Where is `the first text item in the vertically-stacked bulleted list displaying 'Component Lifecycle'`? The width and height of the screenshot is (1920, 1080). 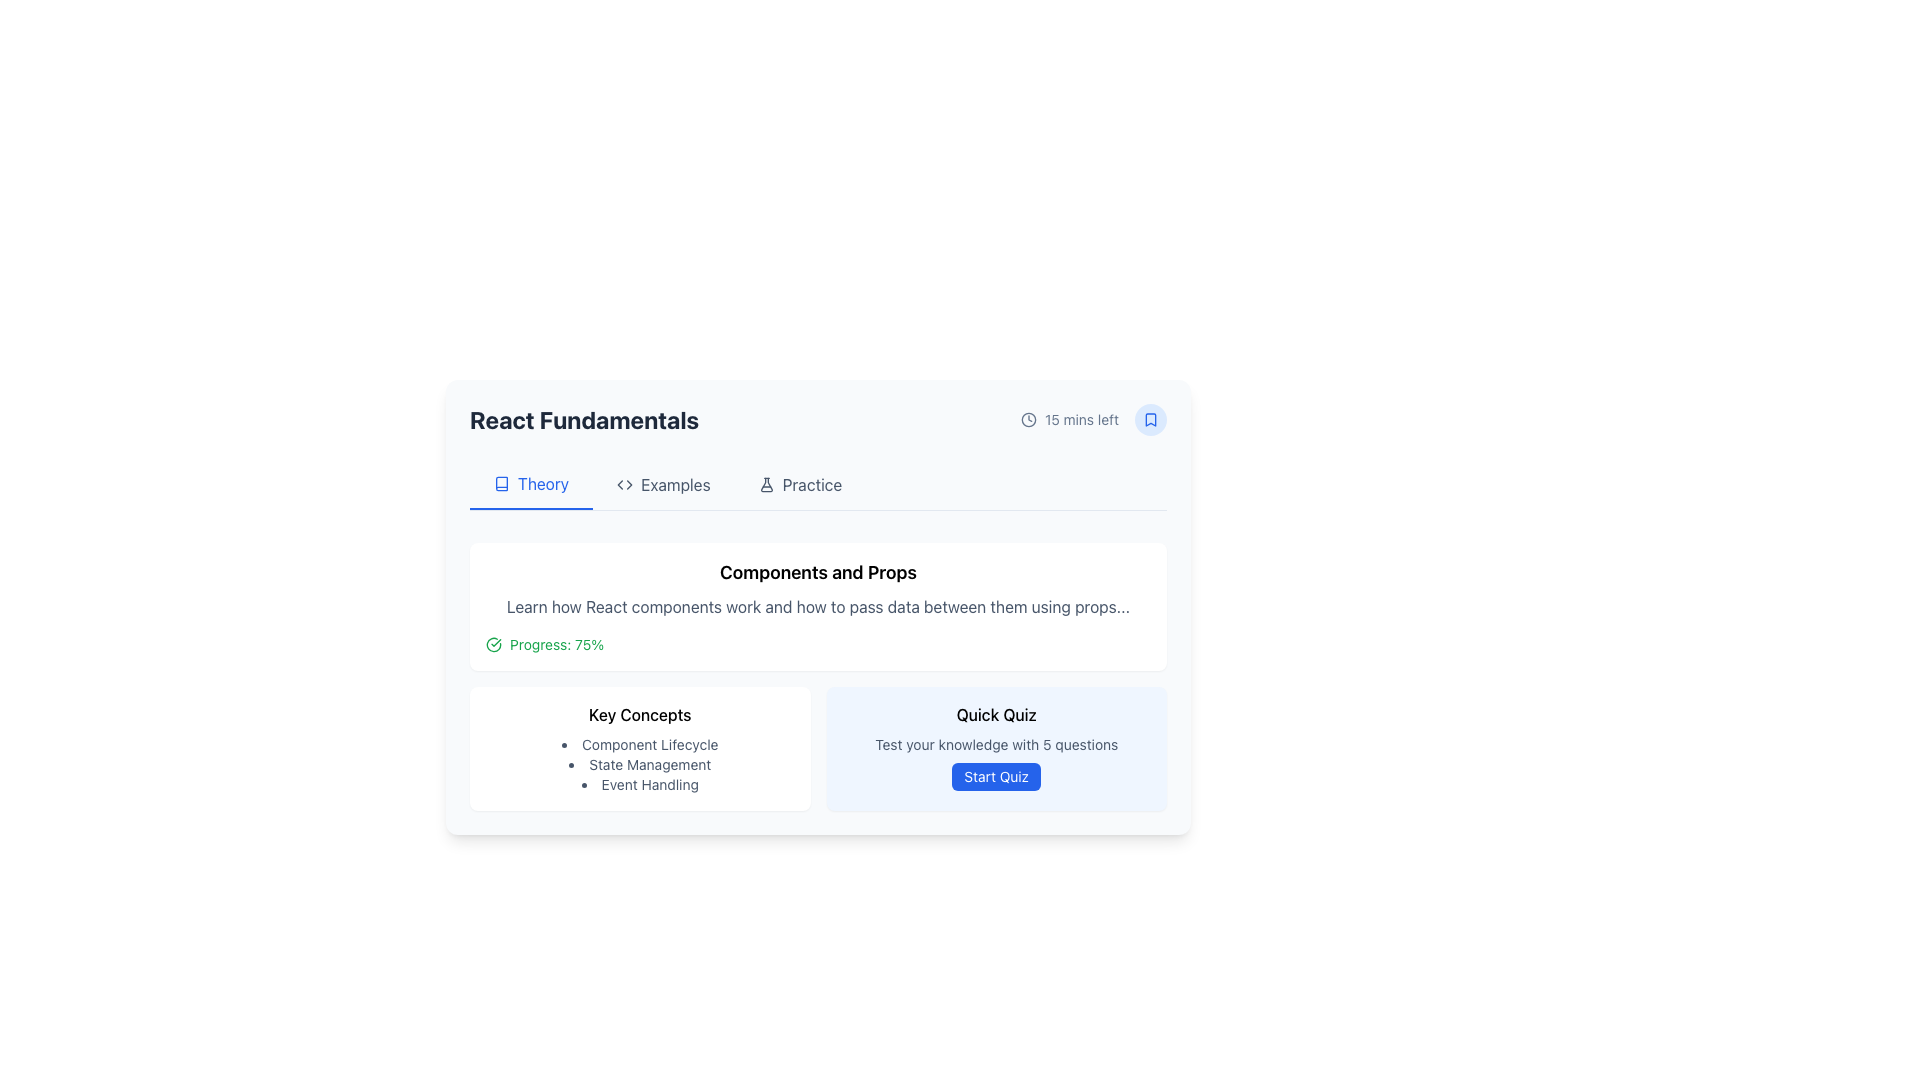 the first text item in the vertically-stacked bulleted list displaying 'Component Lifecycle' is located at coordinates (640, 744).